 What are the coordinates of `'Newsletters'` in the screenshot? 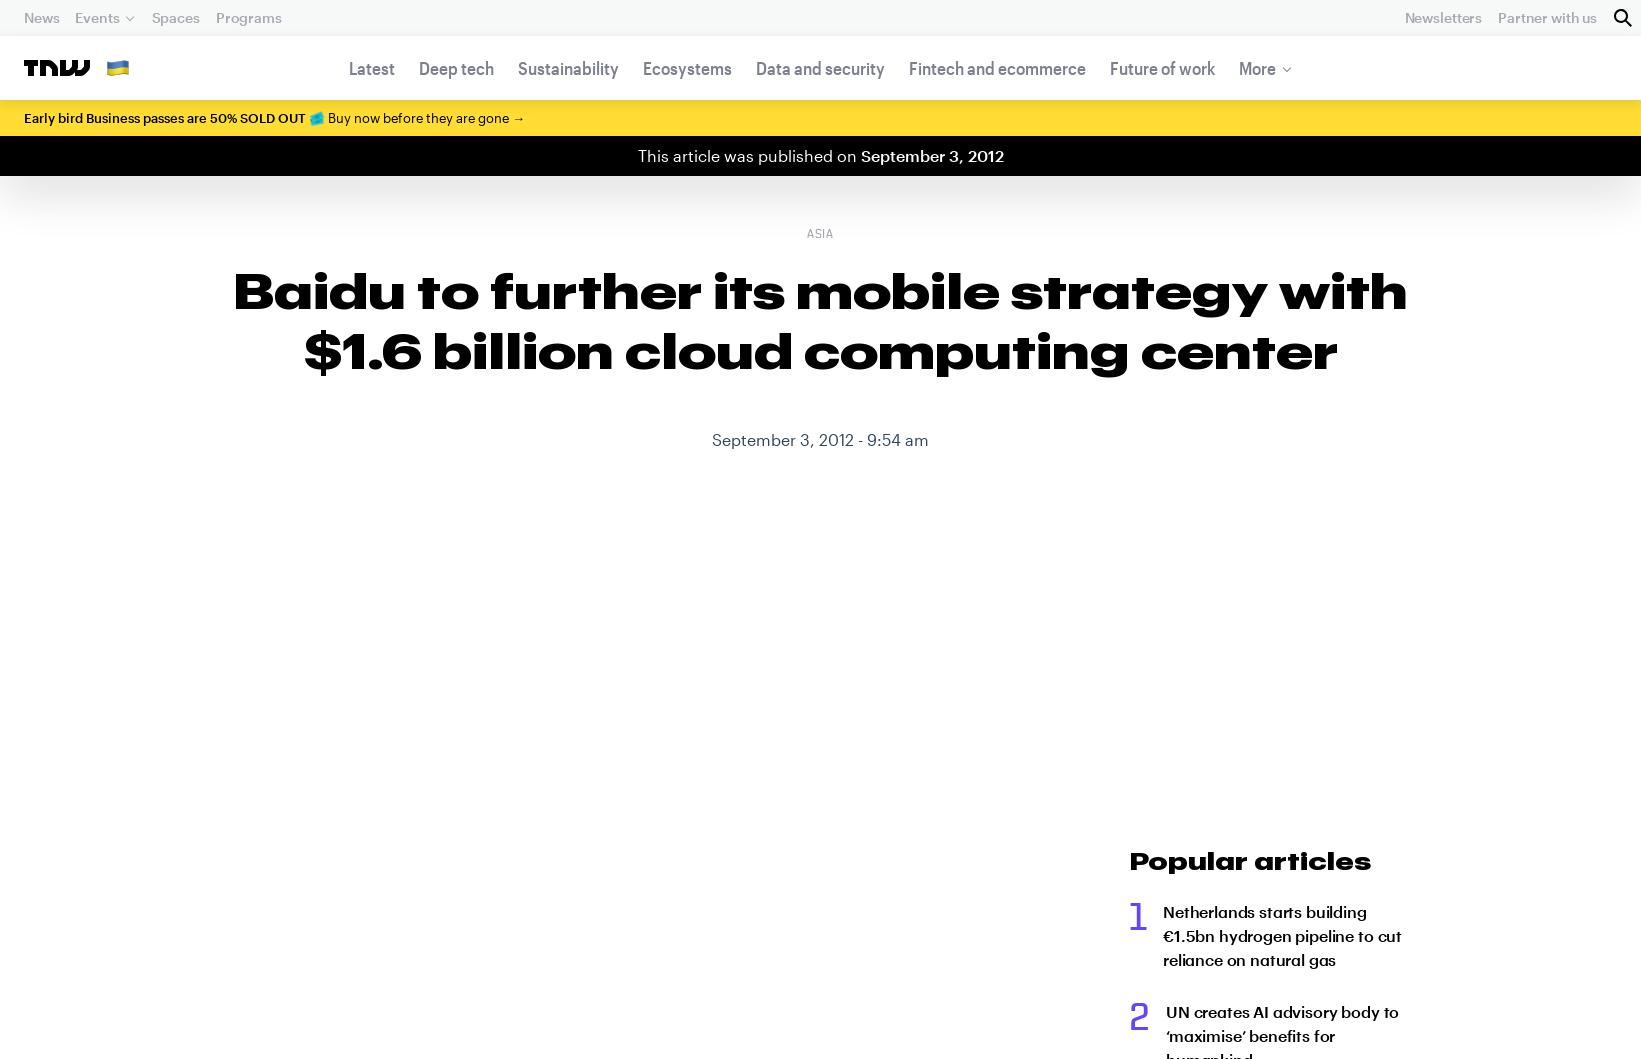 It's located at (1441, 17).